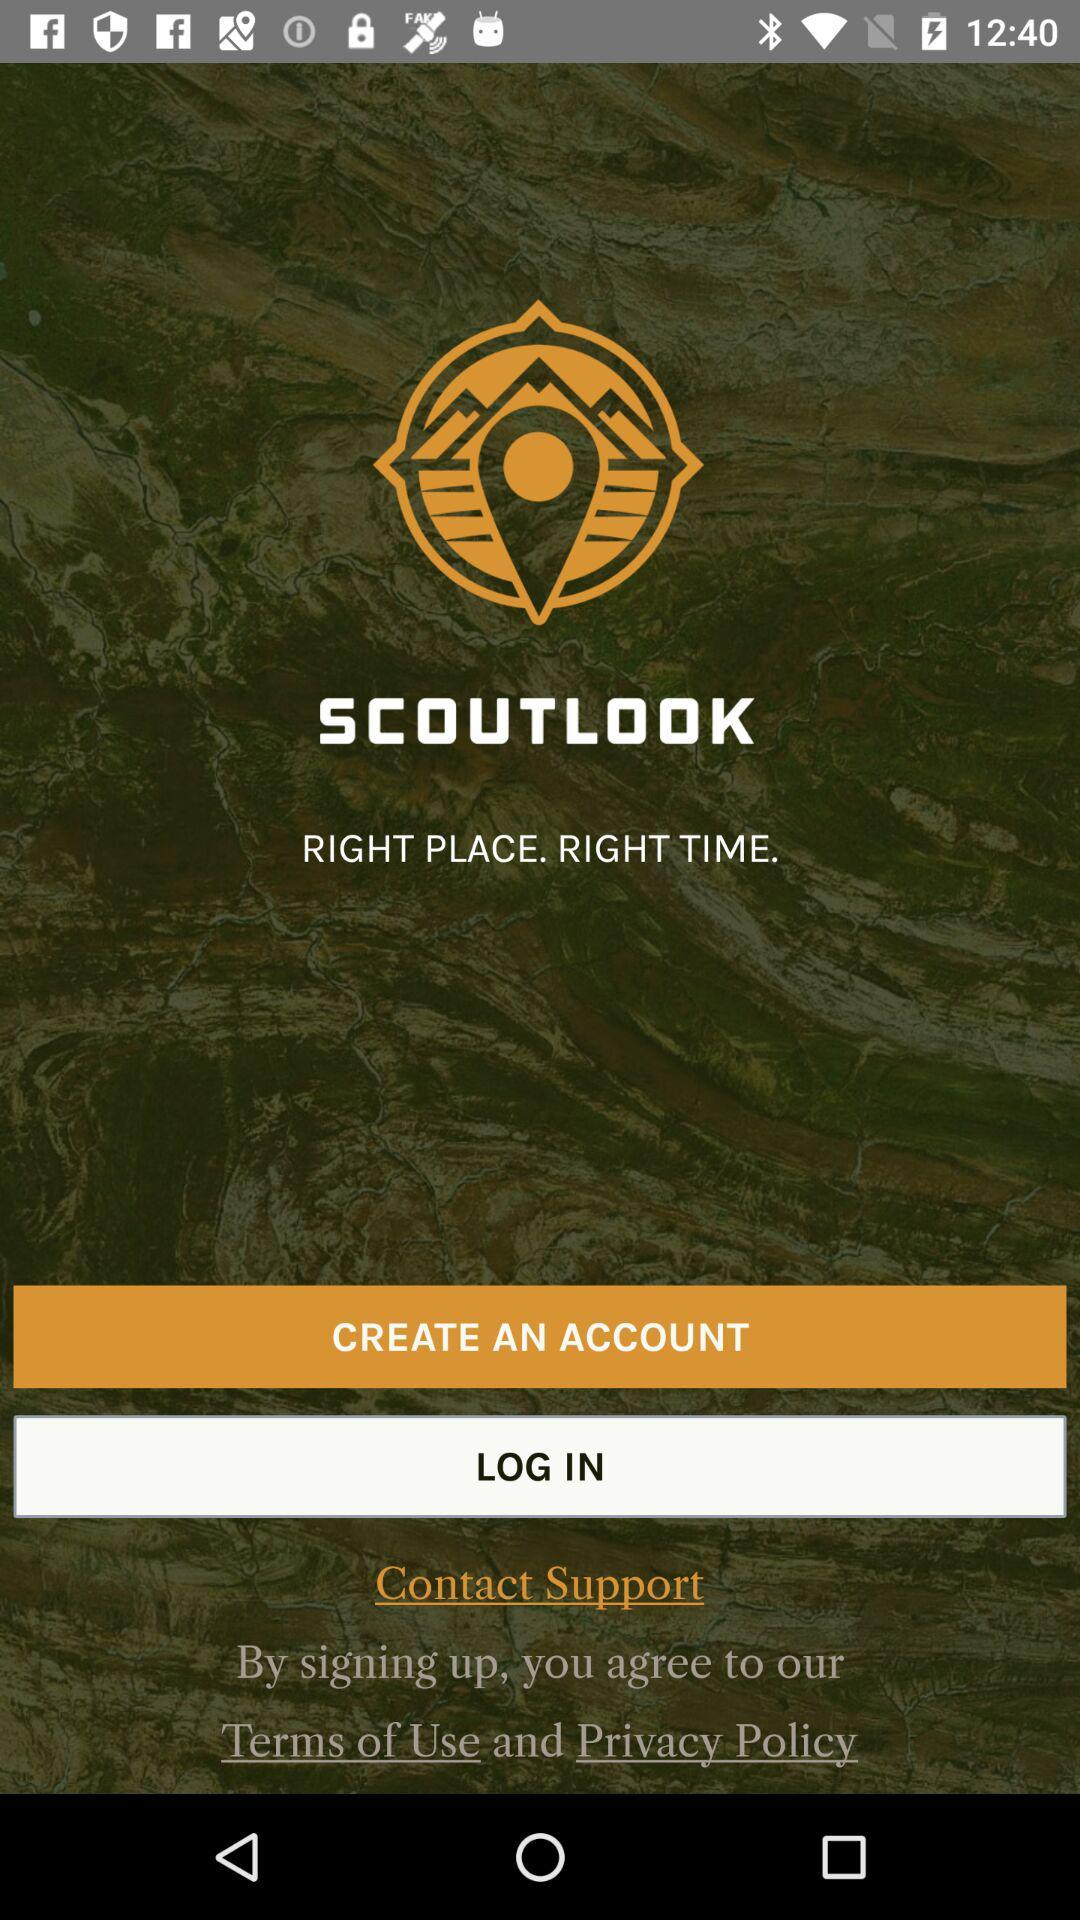  I want to click on item above log in item, so click(540, 1336).